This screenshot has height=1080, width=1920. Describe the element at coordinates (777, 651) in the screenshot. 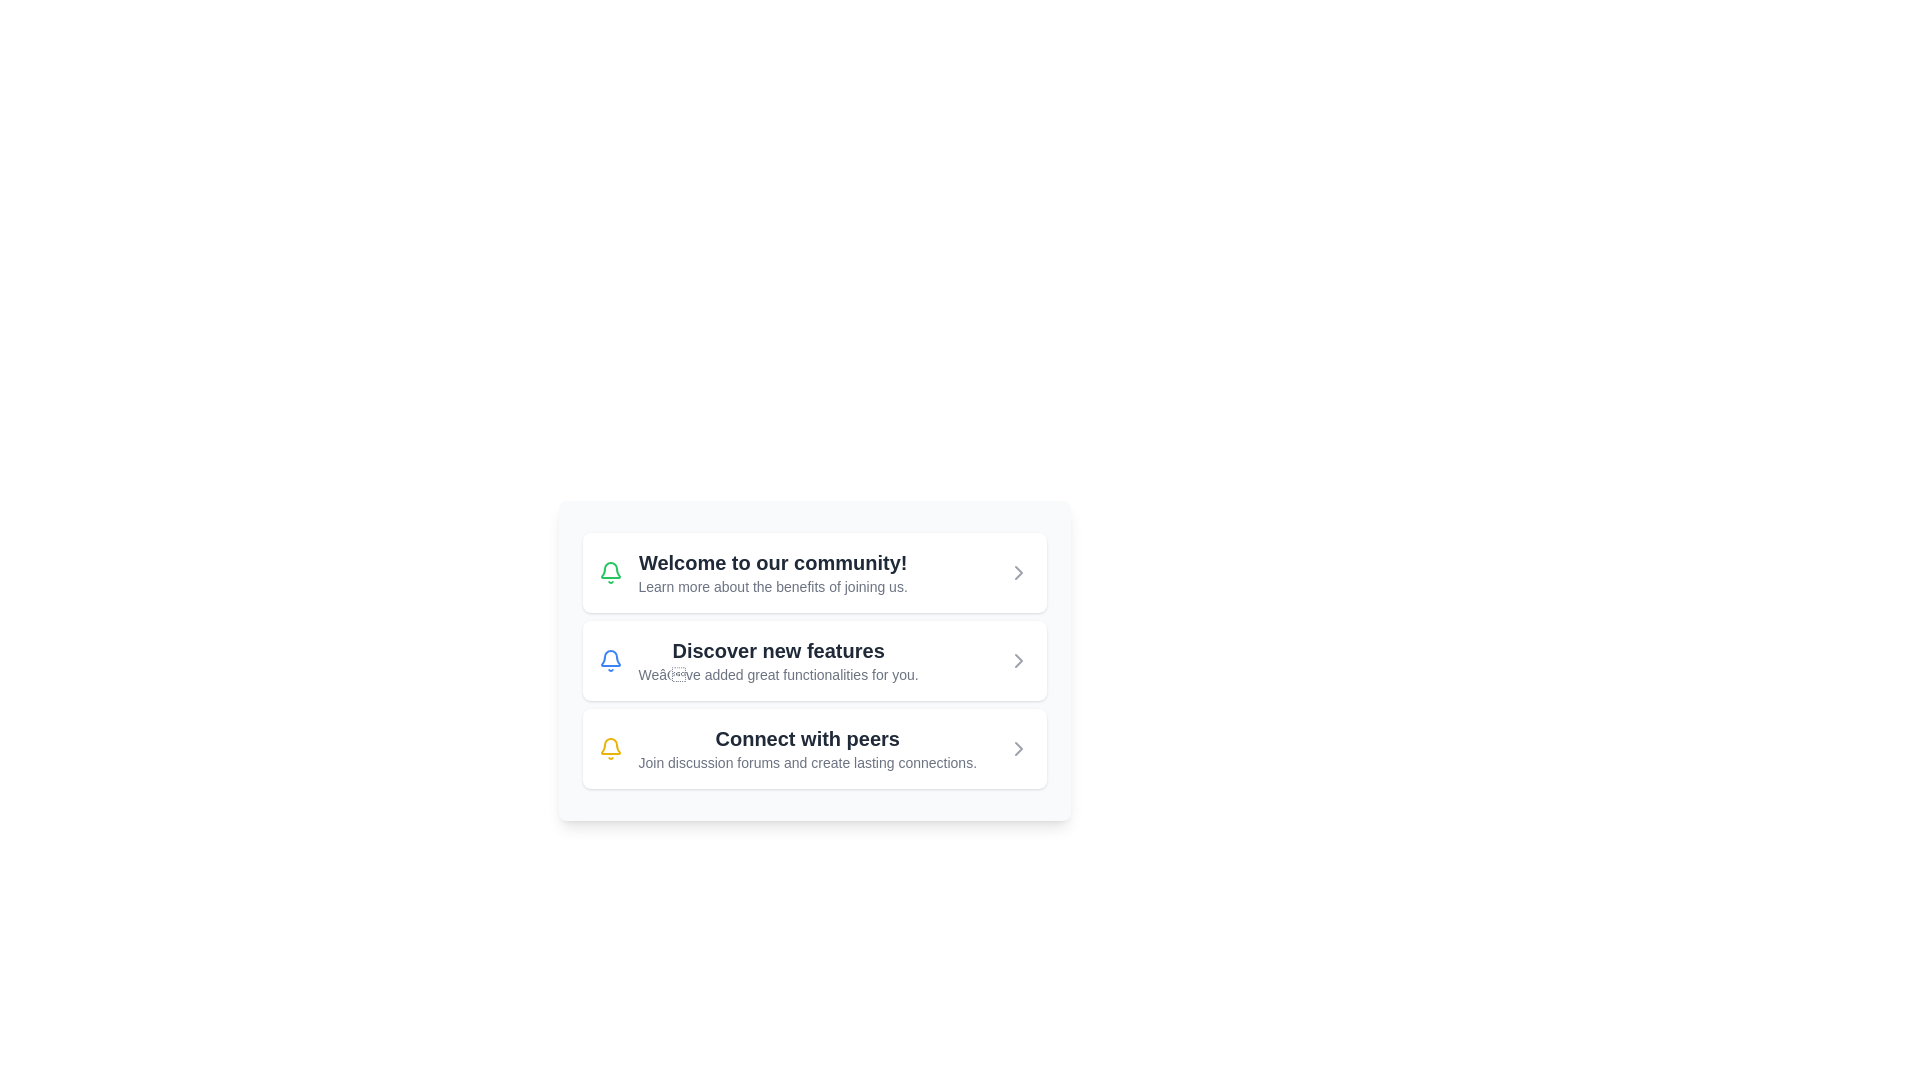

I see `the text label that says 'Discover new features', which is styled with a large font size and bold weight, located between 'Welcome to our community!' and 'Connect with peers'` at that location.